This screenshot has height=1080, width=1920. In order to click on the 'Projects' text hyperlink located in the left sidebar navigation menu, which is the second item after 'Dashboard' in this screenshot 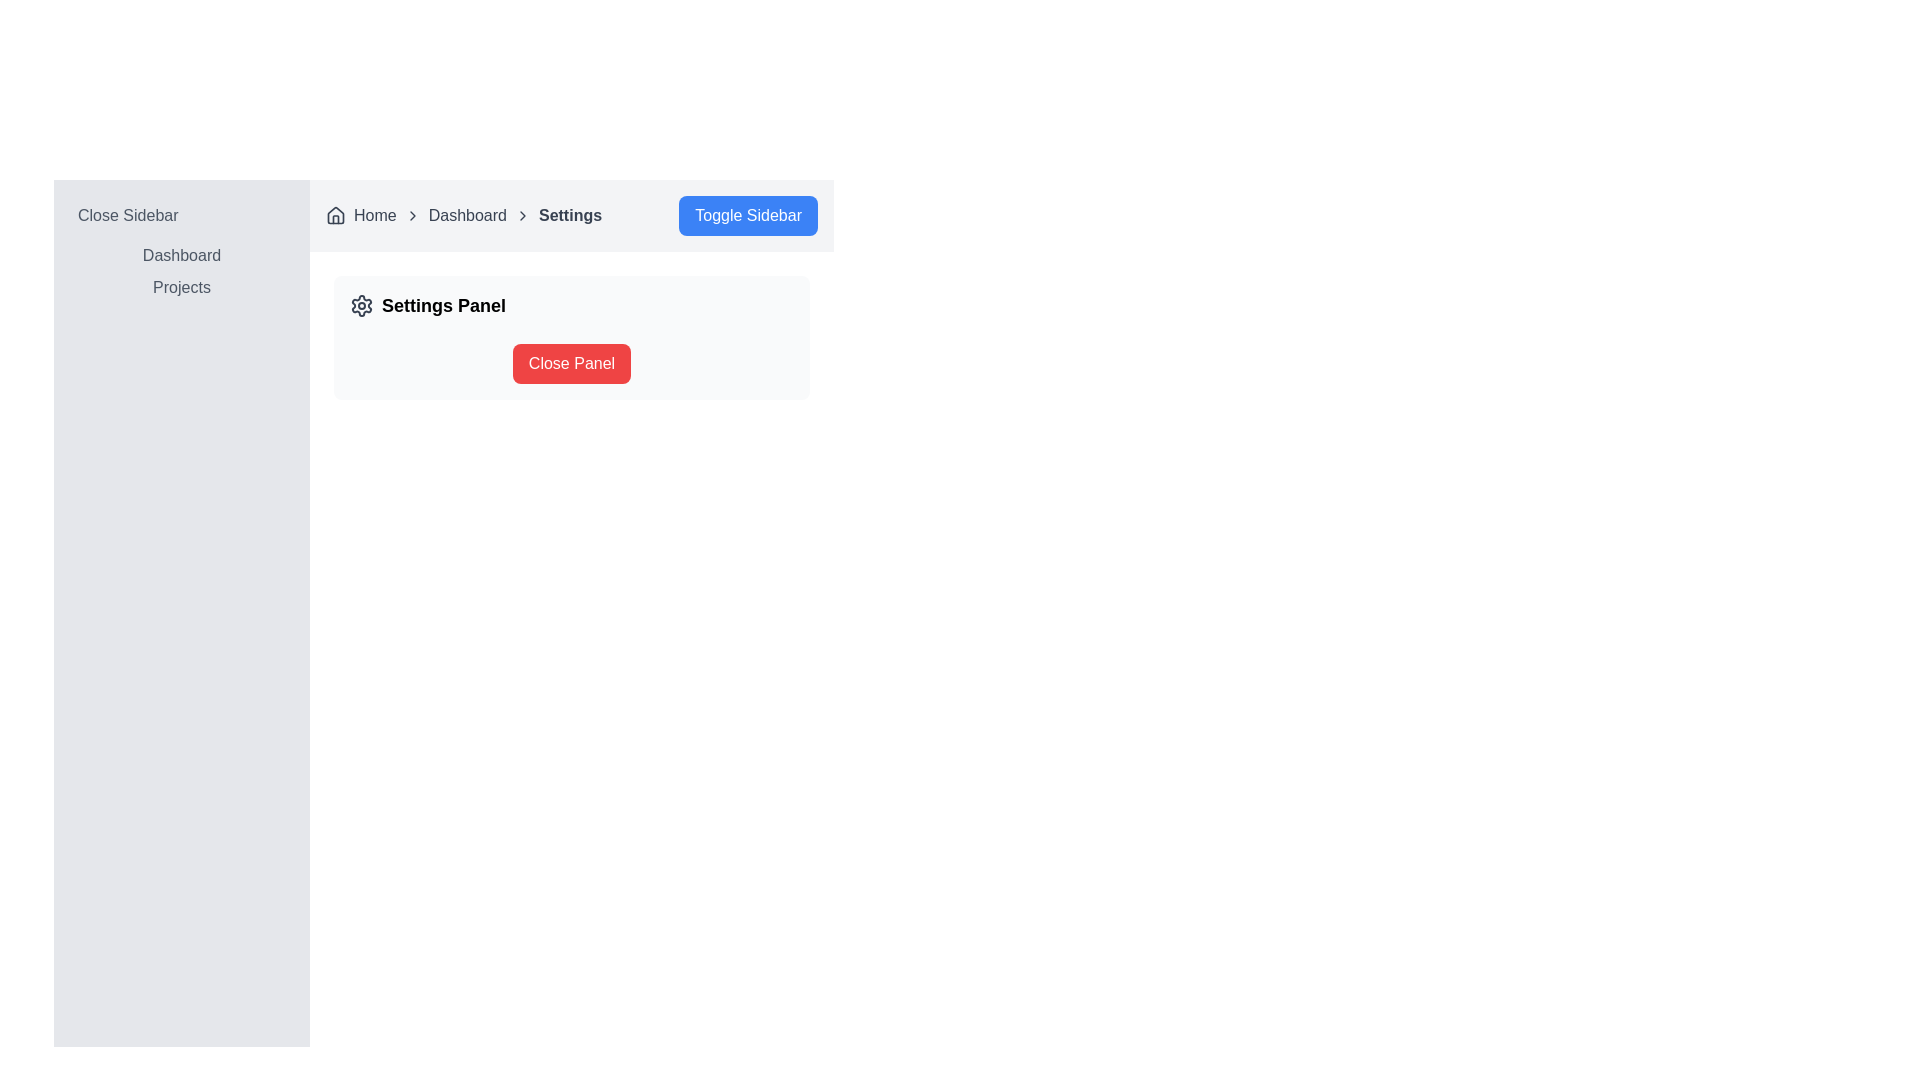, I will do `click(182, 288)`.